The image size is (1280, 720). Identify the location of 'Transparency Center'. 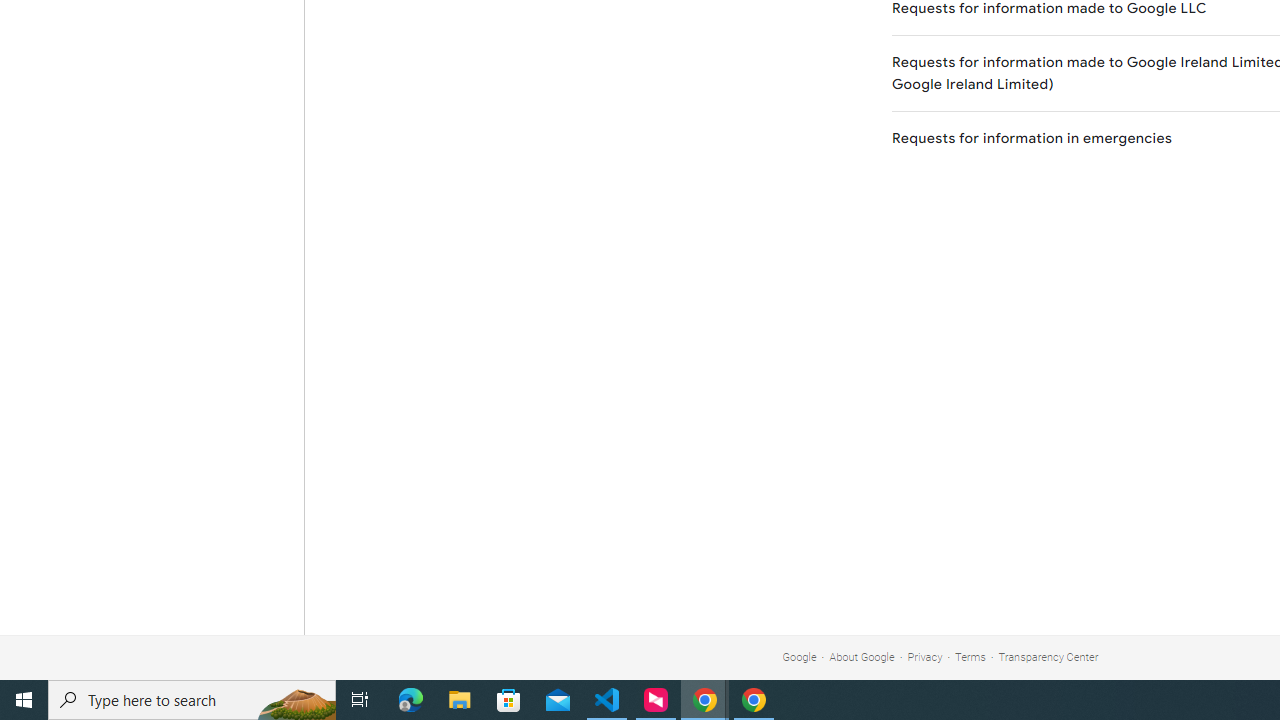
(1047, 657).